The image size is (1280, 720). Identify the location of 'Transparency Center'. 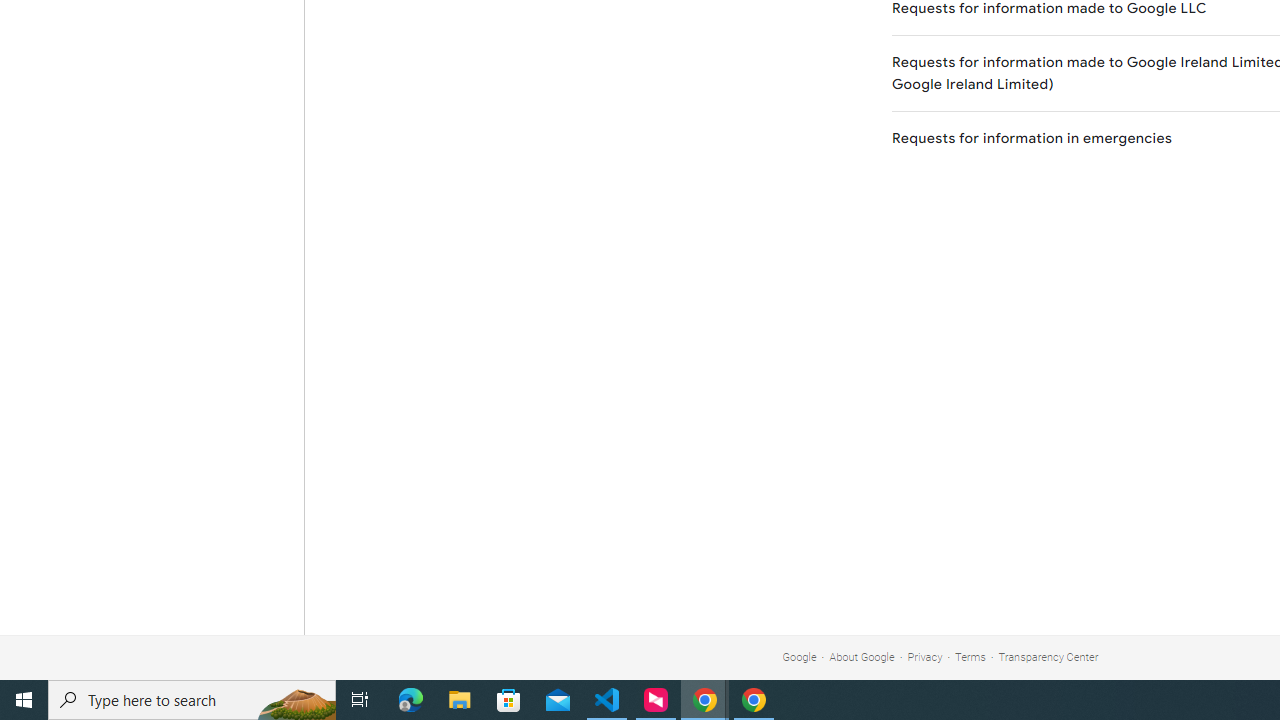
(1047, 657).